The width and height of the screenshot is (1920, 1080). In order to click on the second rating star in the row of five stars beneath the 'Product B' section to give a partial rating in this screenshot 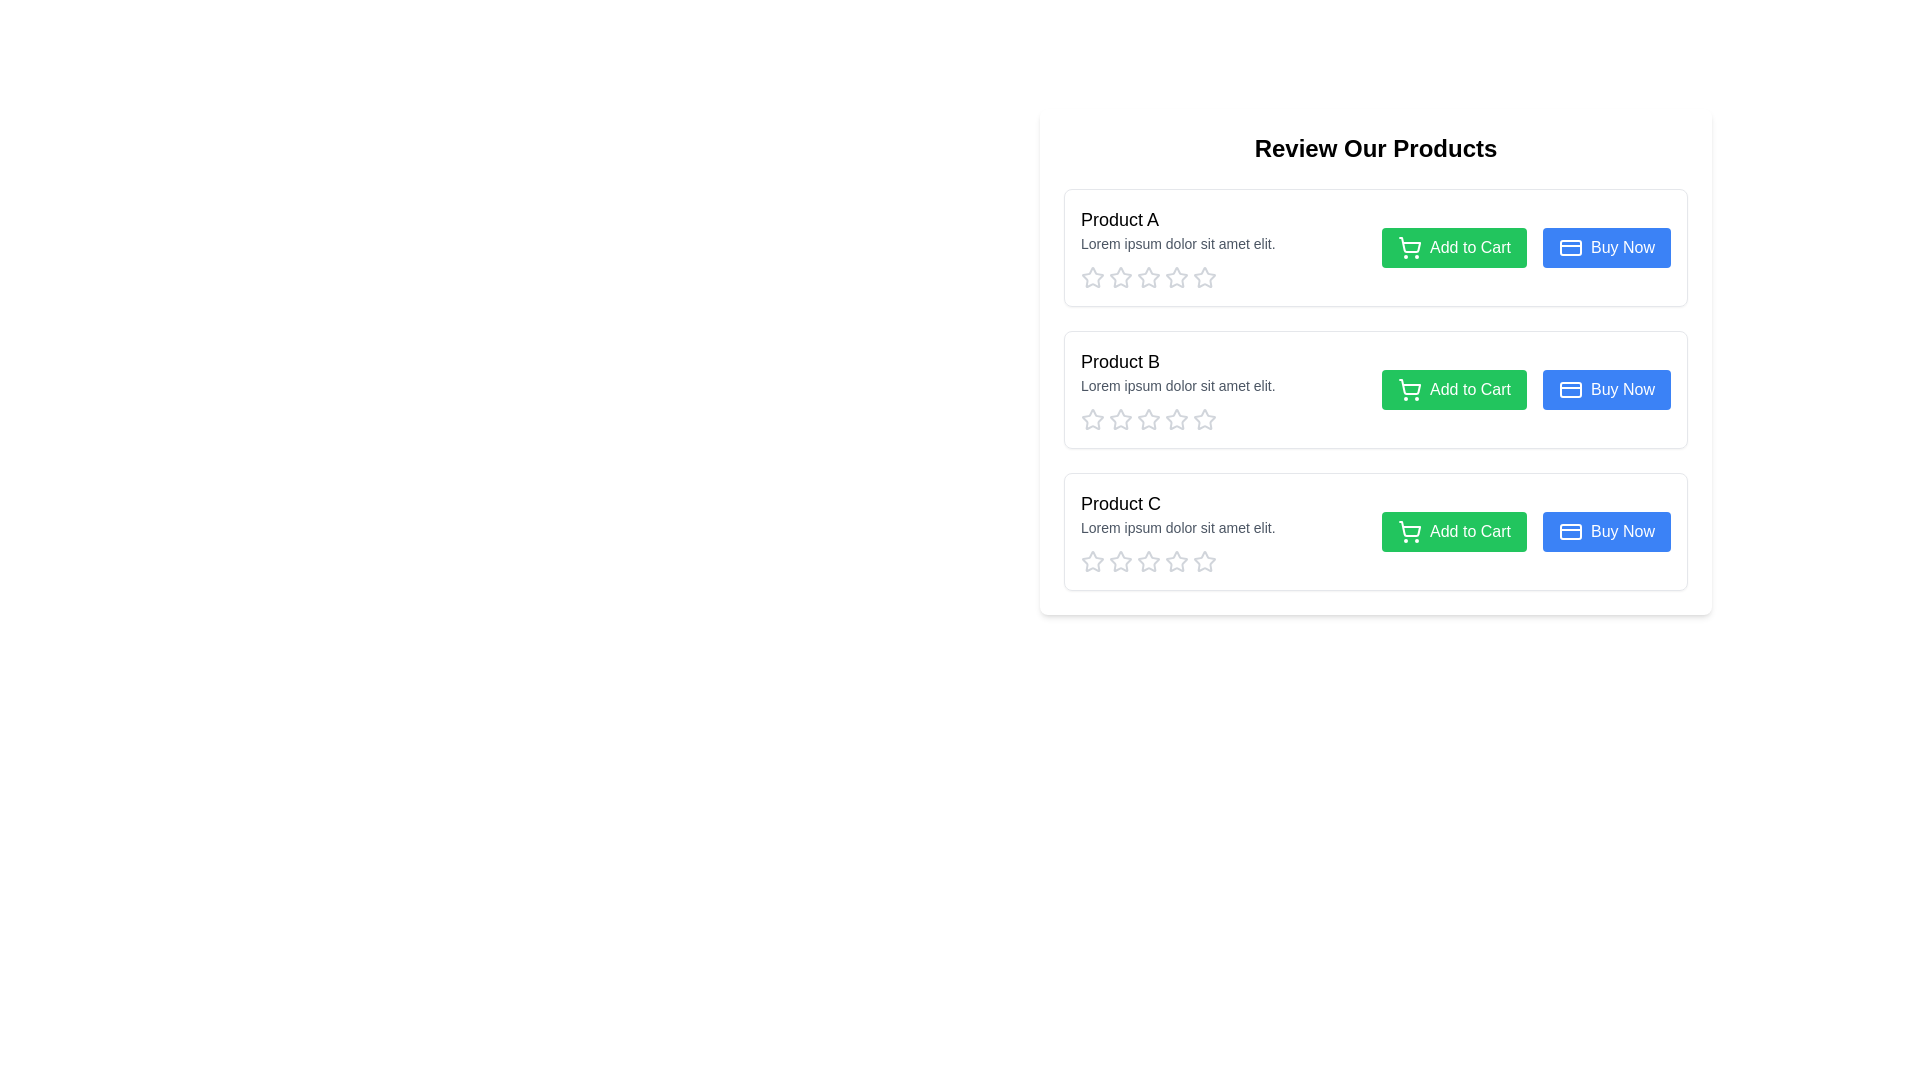, I will do `click(1118, 418)`.